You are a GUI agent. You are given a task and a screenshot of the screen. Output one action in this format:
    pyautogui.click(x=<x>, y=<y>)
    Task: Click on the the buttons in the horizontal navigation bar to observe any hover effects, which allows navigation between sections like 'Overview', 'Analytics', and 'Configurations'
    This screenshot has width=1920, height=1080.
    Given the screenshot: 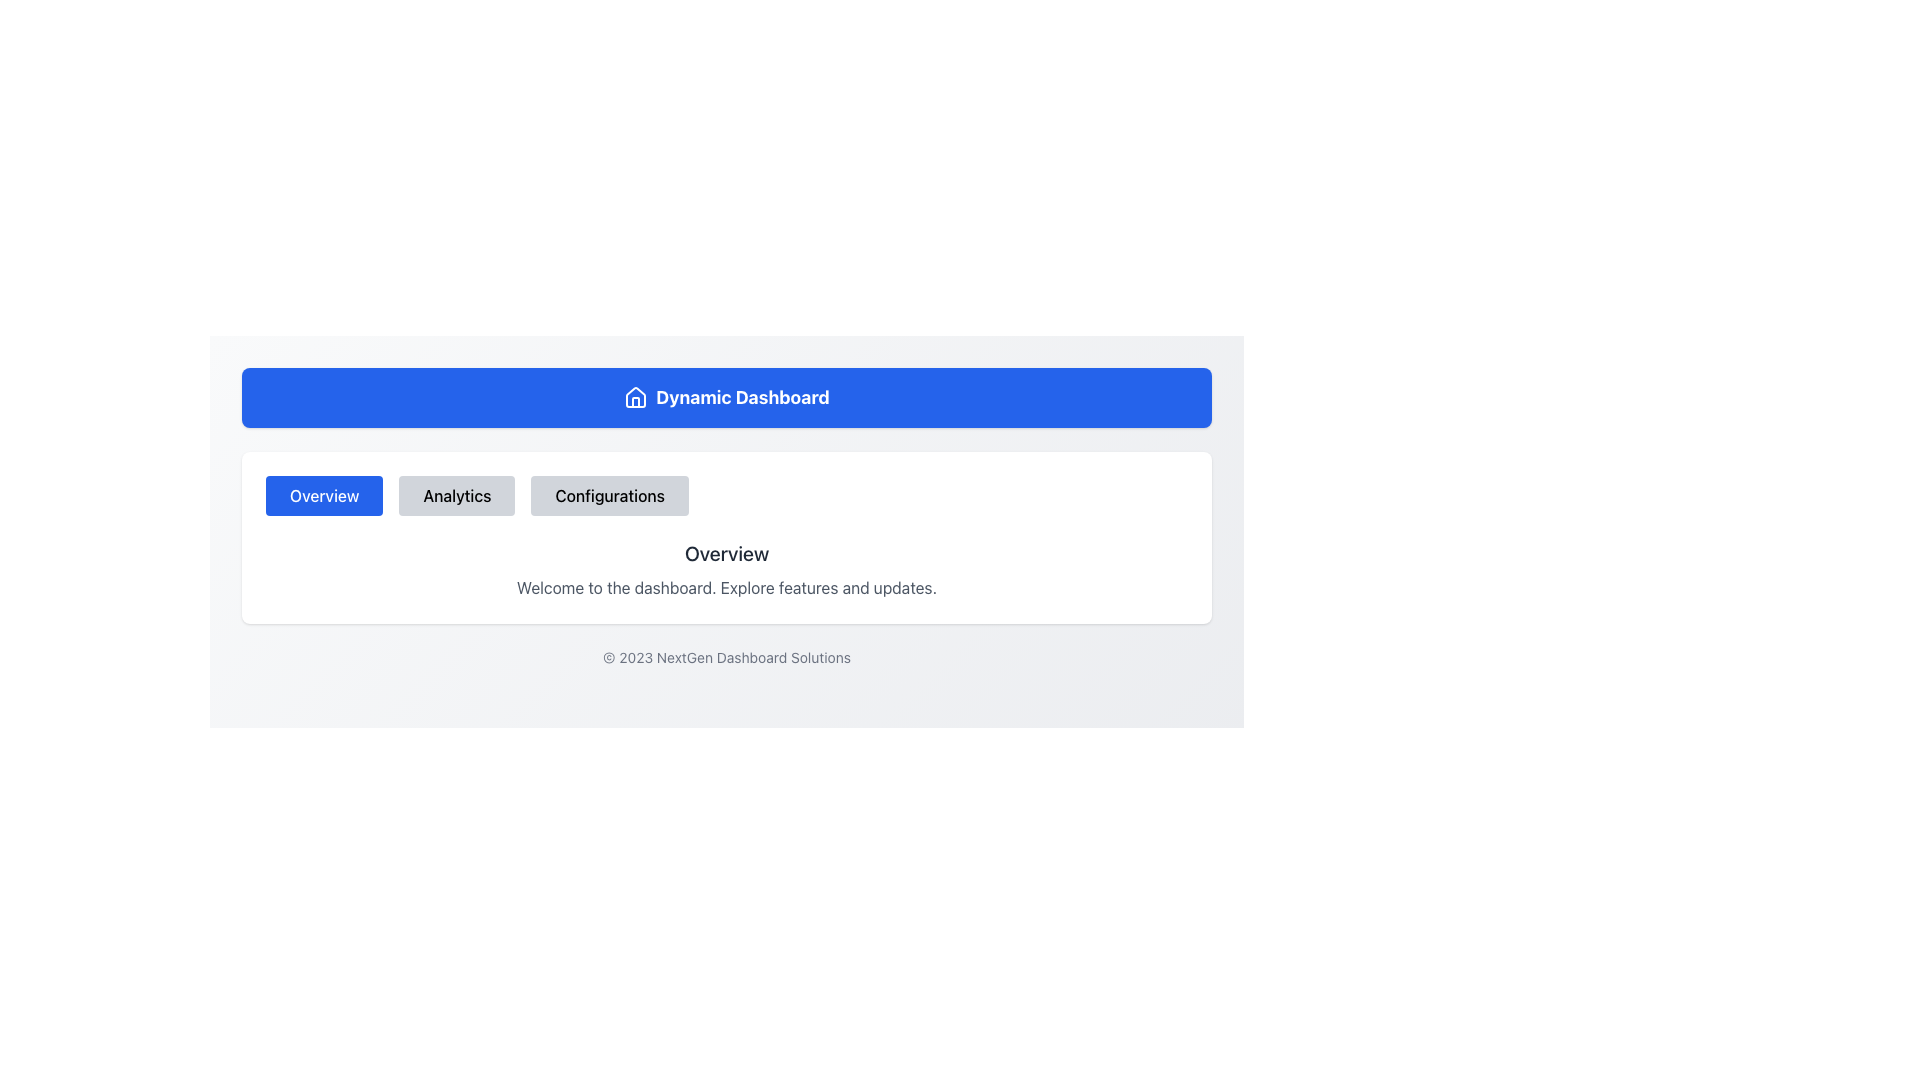 What is the action you would take?
    pyautogui.click(x=725, y=495)
    